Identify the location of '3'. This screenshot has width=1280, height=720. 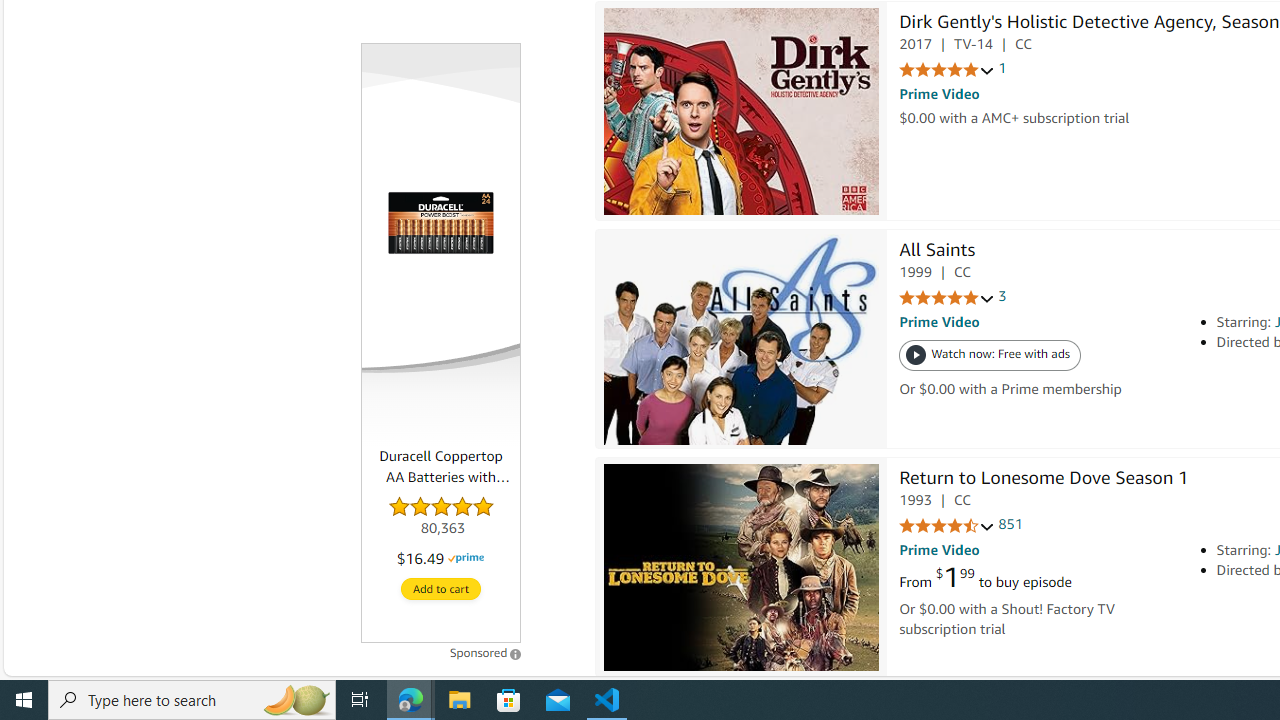
(1002, 297).